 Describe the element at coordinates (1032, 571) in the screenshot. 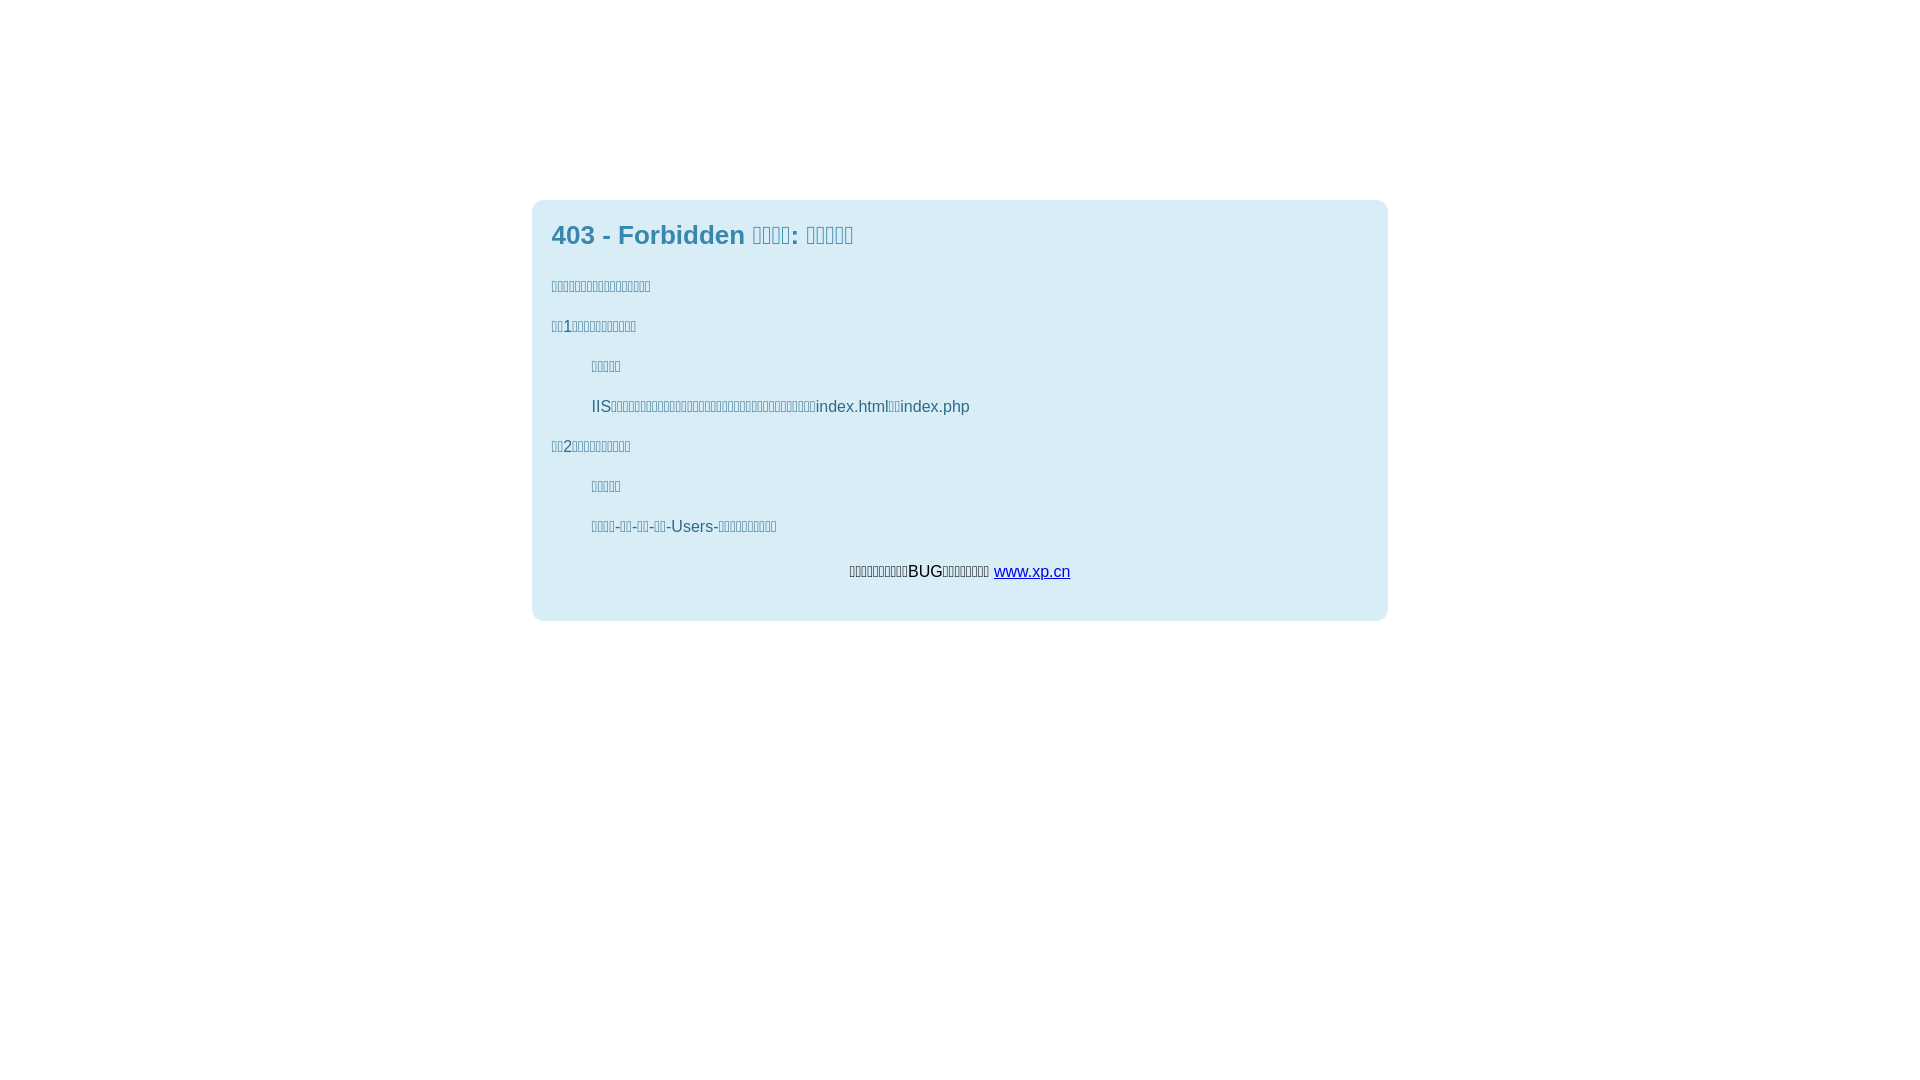

I see `'www.xp.cn'` at that location.